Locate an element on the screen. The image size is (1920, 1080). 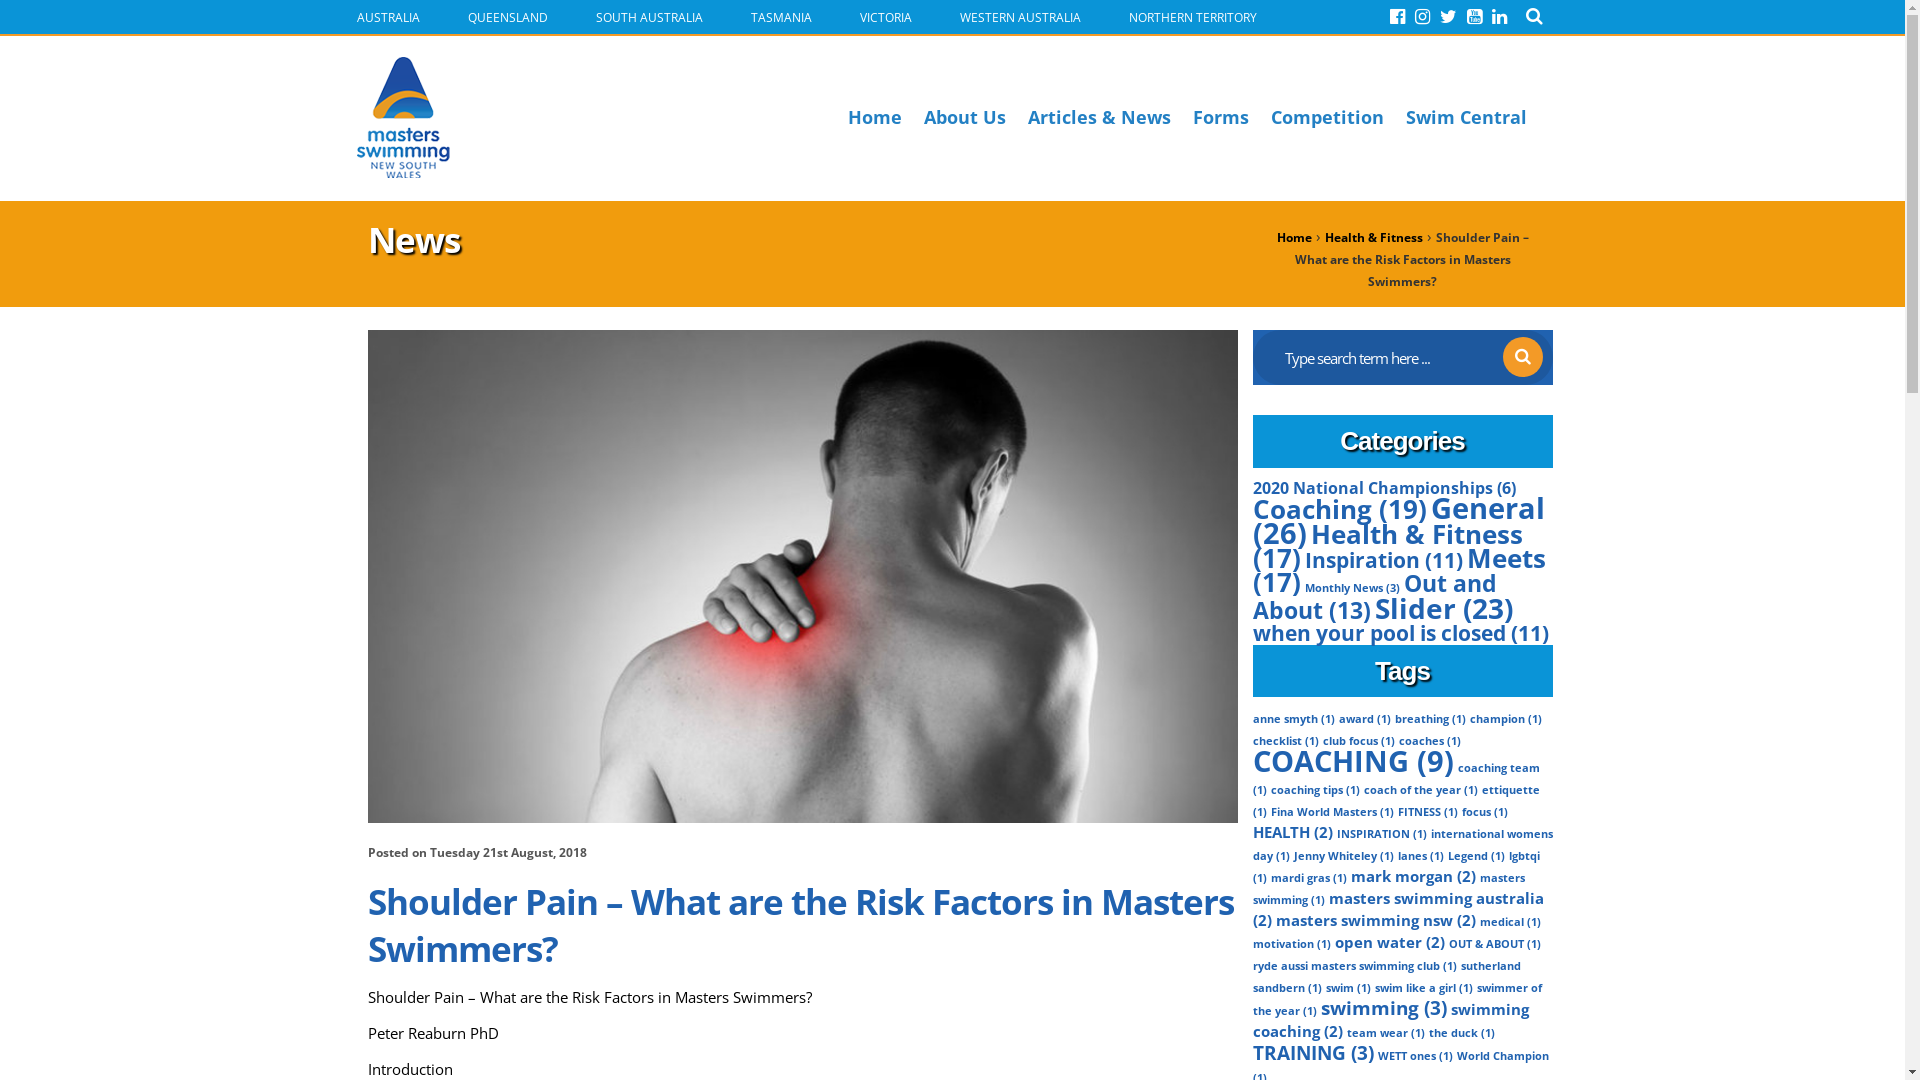
'ettiquette (1)' is located at coordinates (1394, 800).